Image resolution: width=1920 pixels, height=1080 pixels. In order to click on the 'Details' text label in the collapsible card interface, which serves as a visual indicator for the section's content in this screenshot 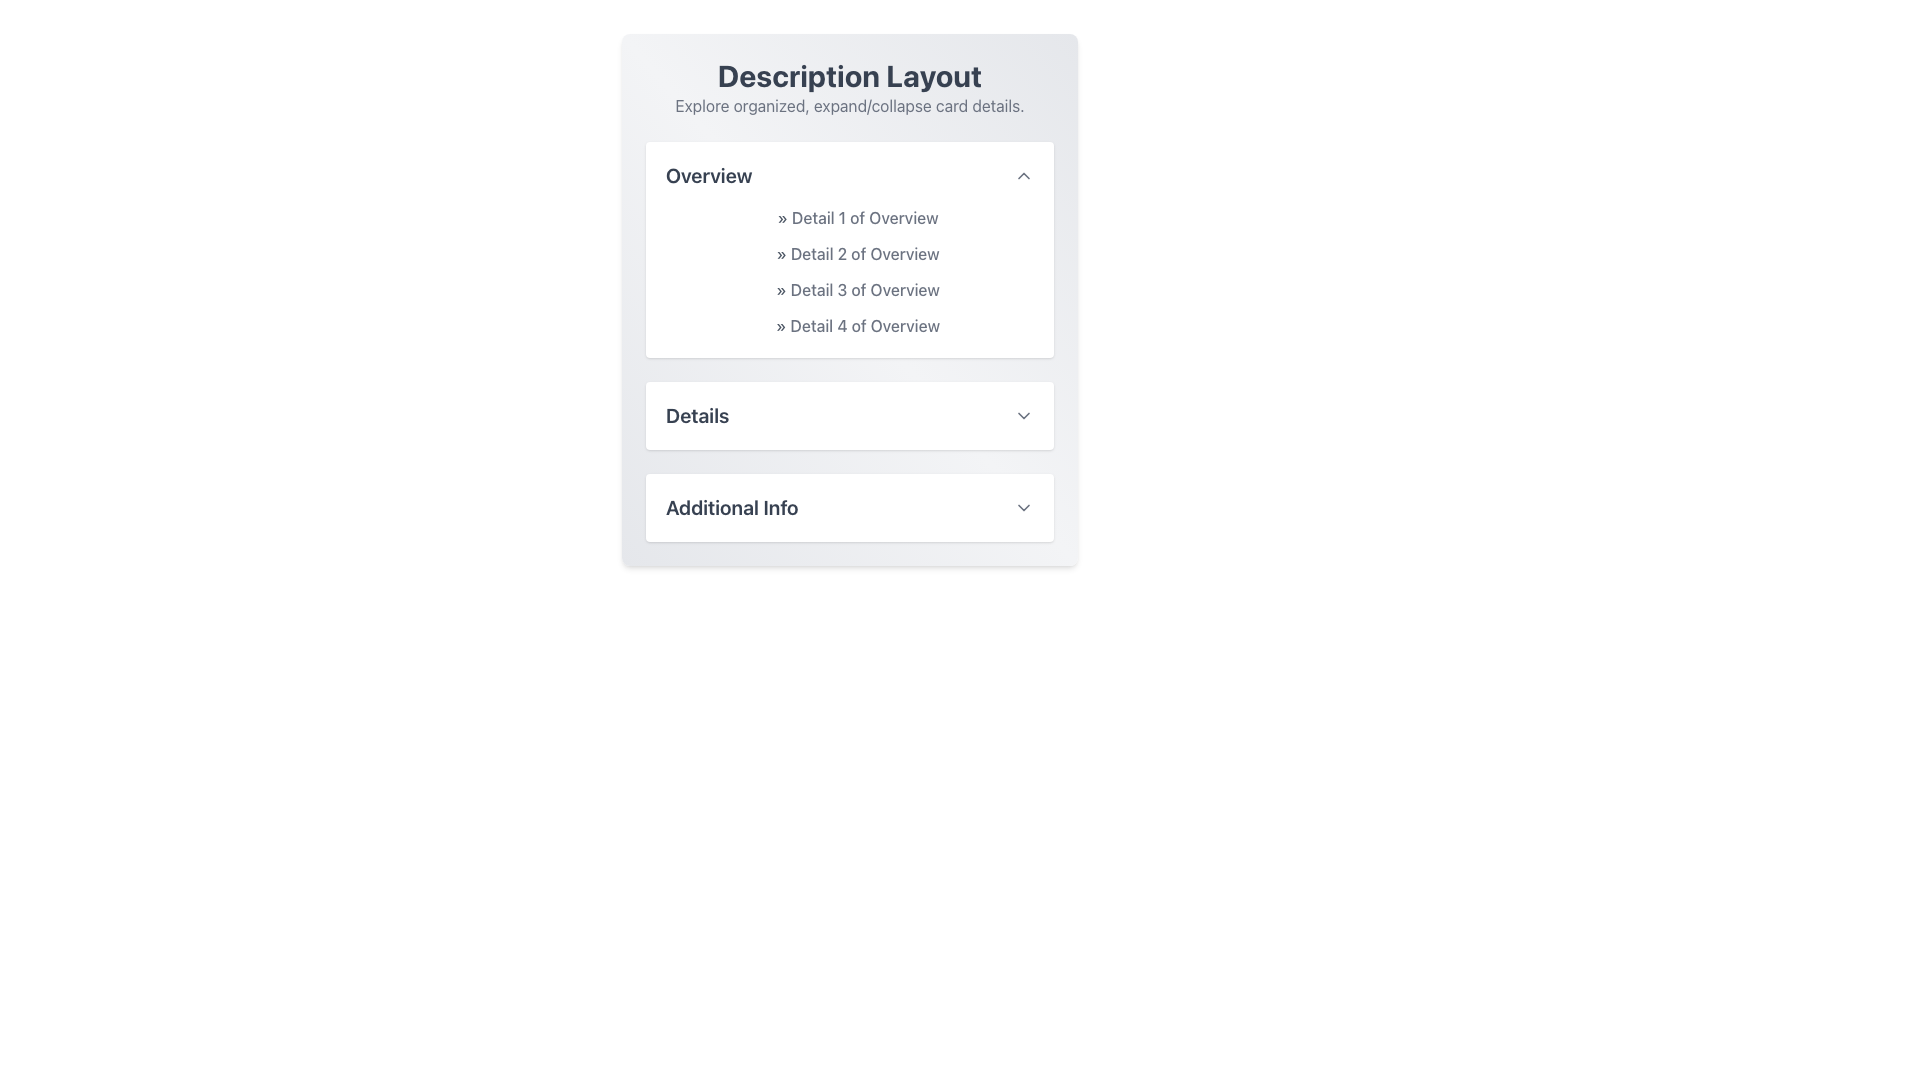, I will do `click(697, 415)`.